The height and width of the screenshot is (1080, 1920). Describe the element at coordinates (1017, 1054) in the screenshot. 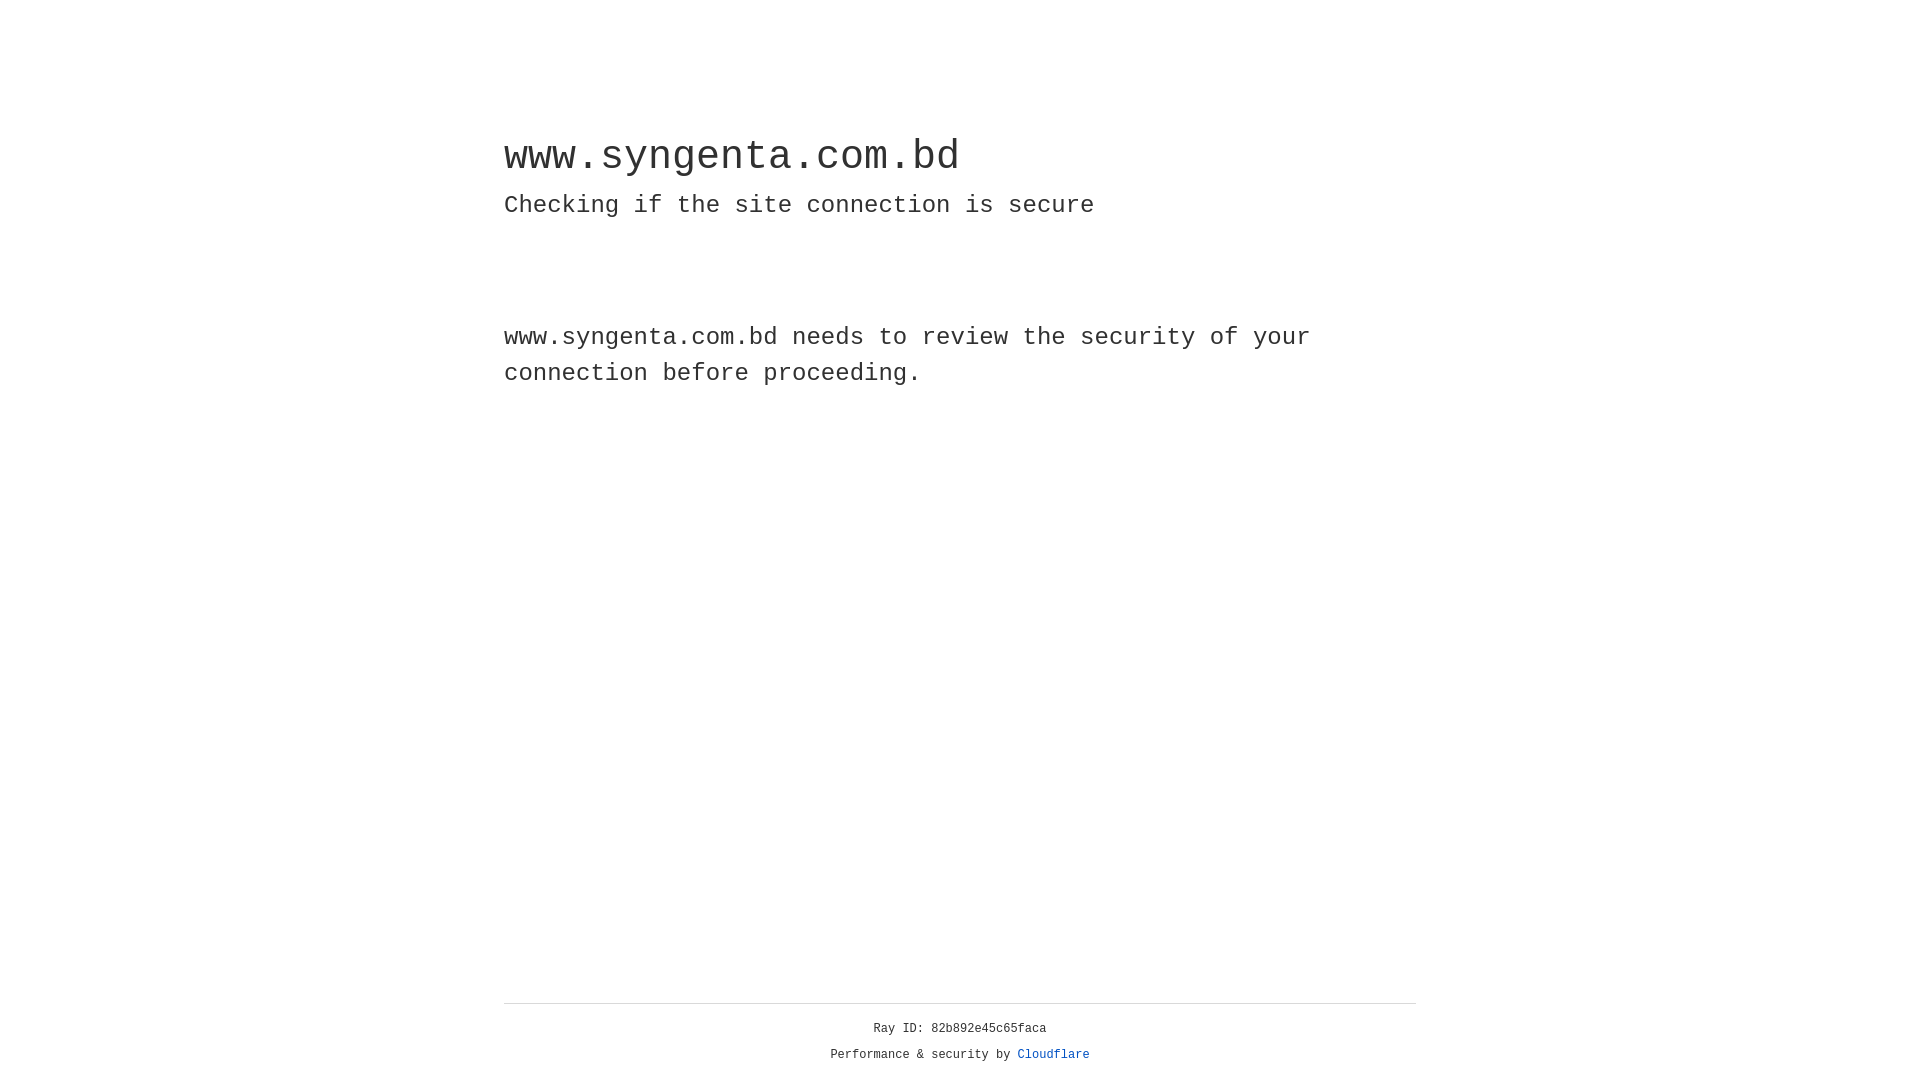

I see `'Cloudflare'` at that location.